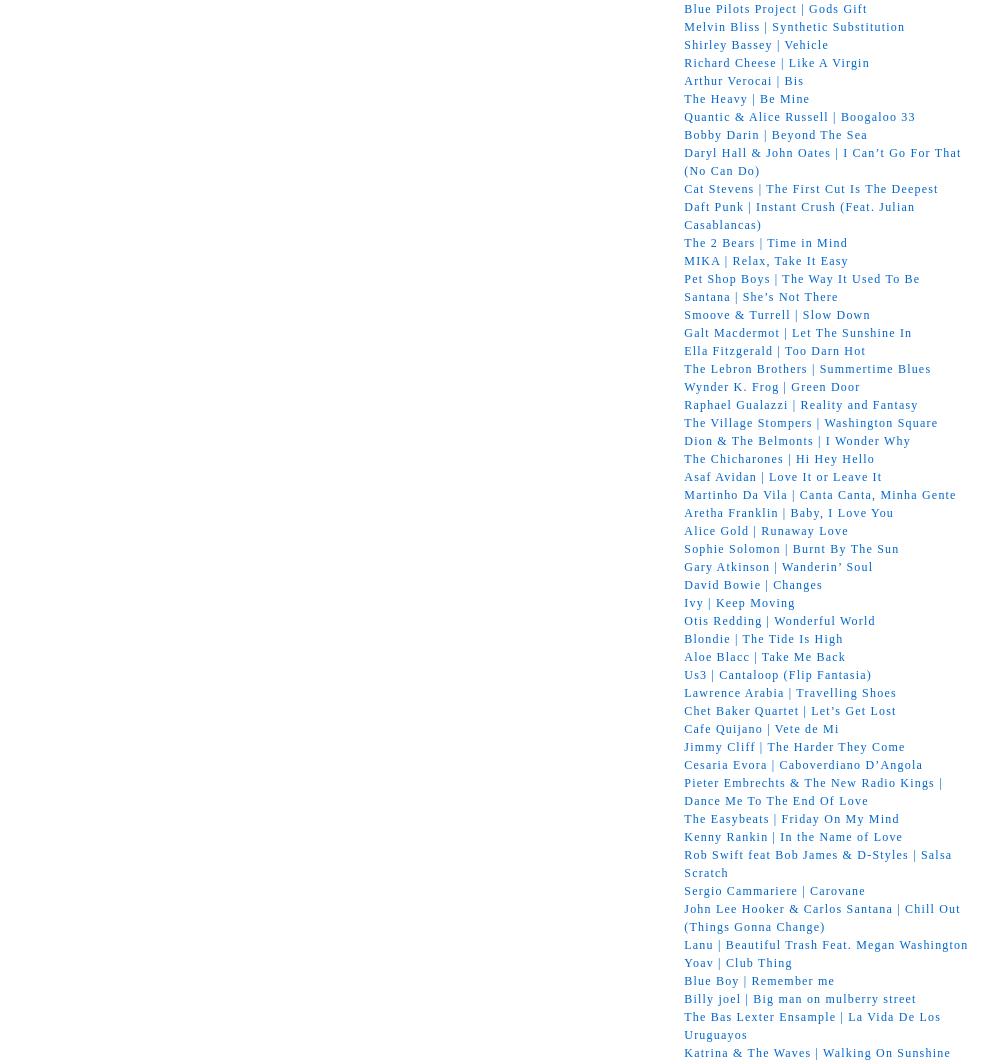  I want to click on 'Pet Shop Boys | The Way It Used To Be', so click(684, 278).